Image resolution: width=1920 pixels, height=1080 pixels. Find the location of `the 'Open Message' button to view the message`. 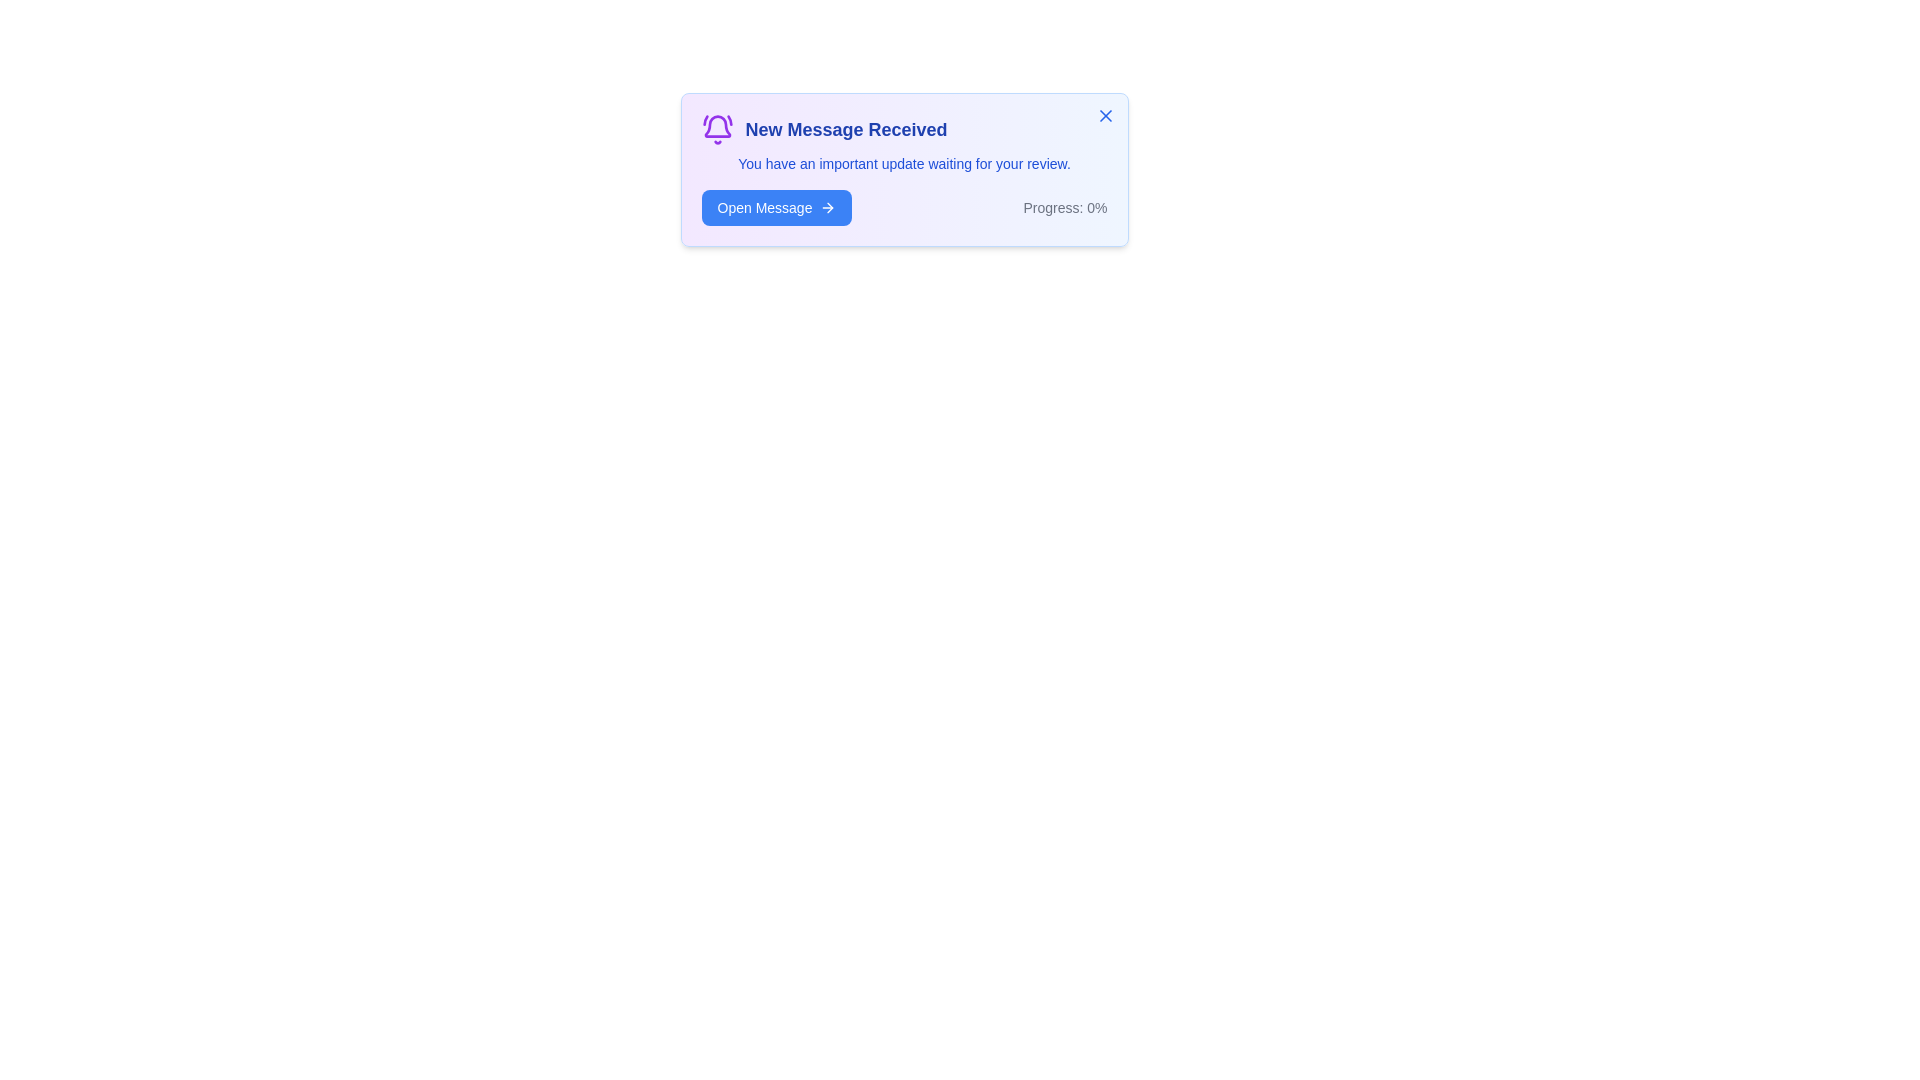

the 'Open Message' button to view the message is located at coordinates (776, 208).